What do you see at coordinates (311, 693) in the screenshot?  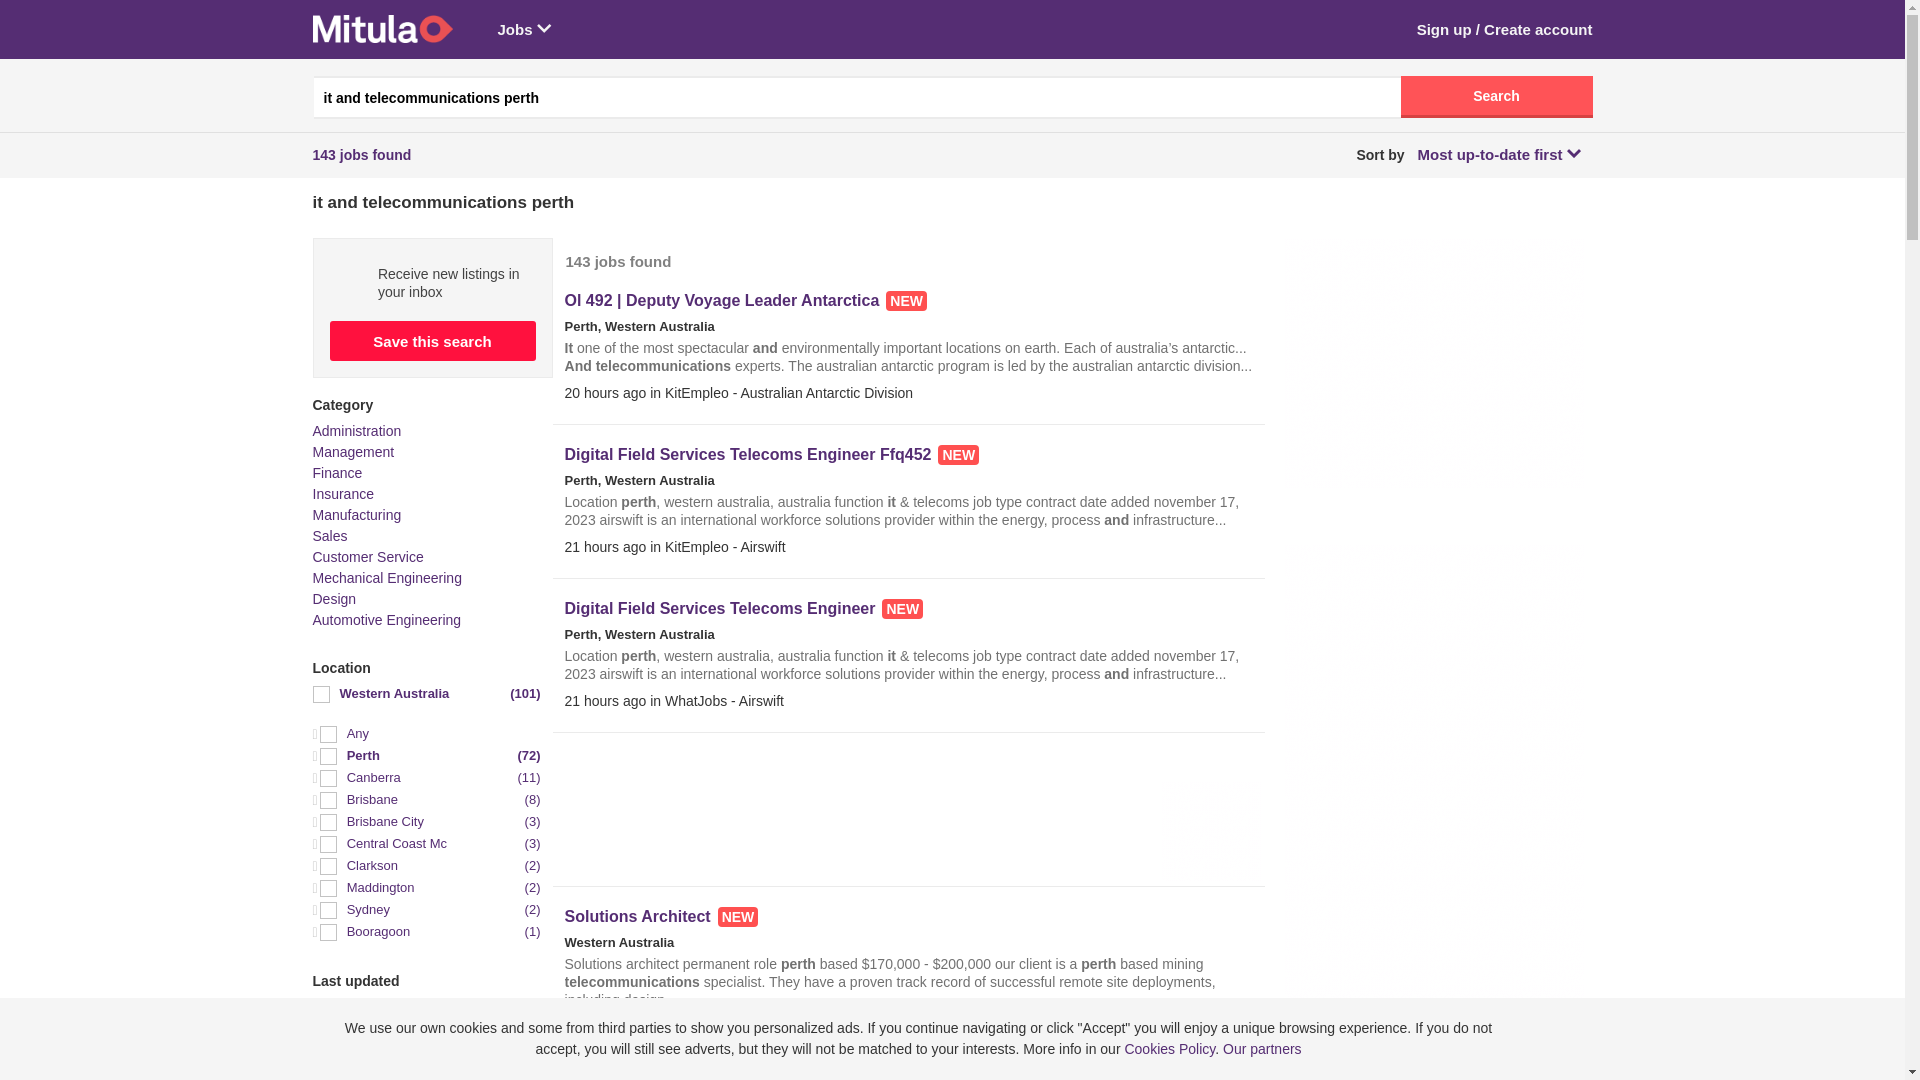 I see `'Western Australia` at bounding box center [311, 693].